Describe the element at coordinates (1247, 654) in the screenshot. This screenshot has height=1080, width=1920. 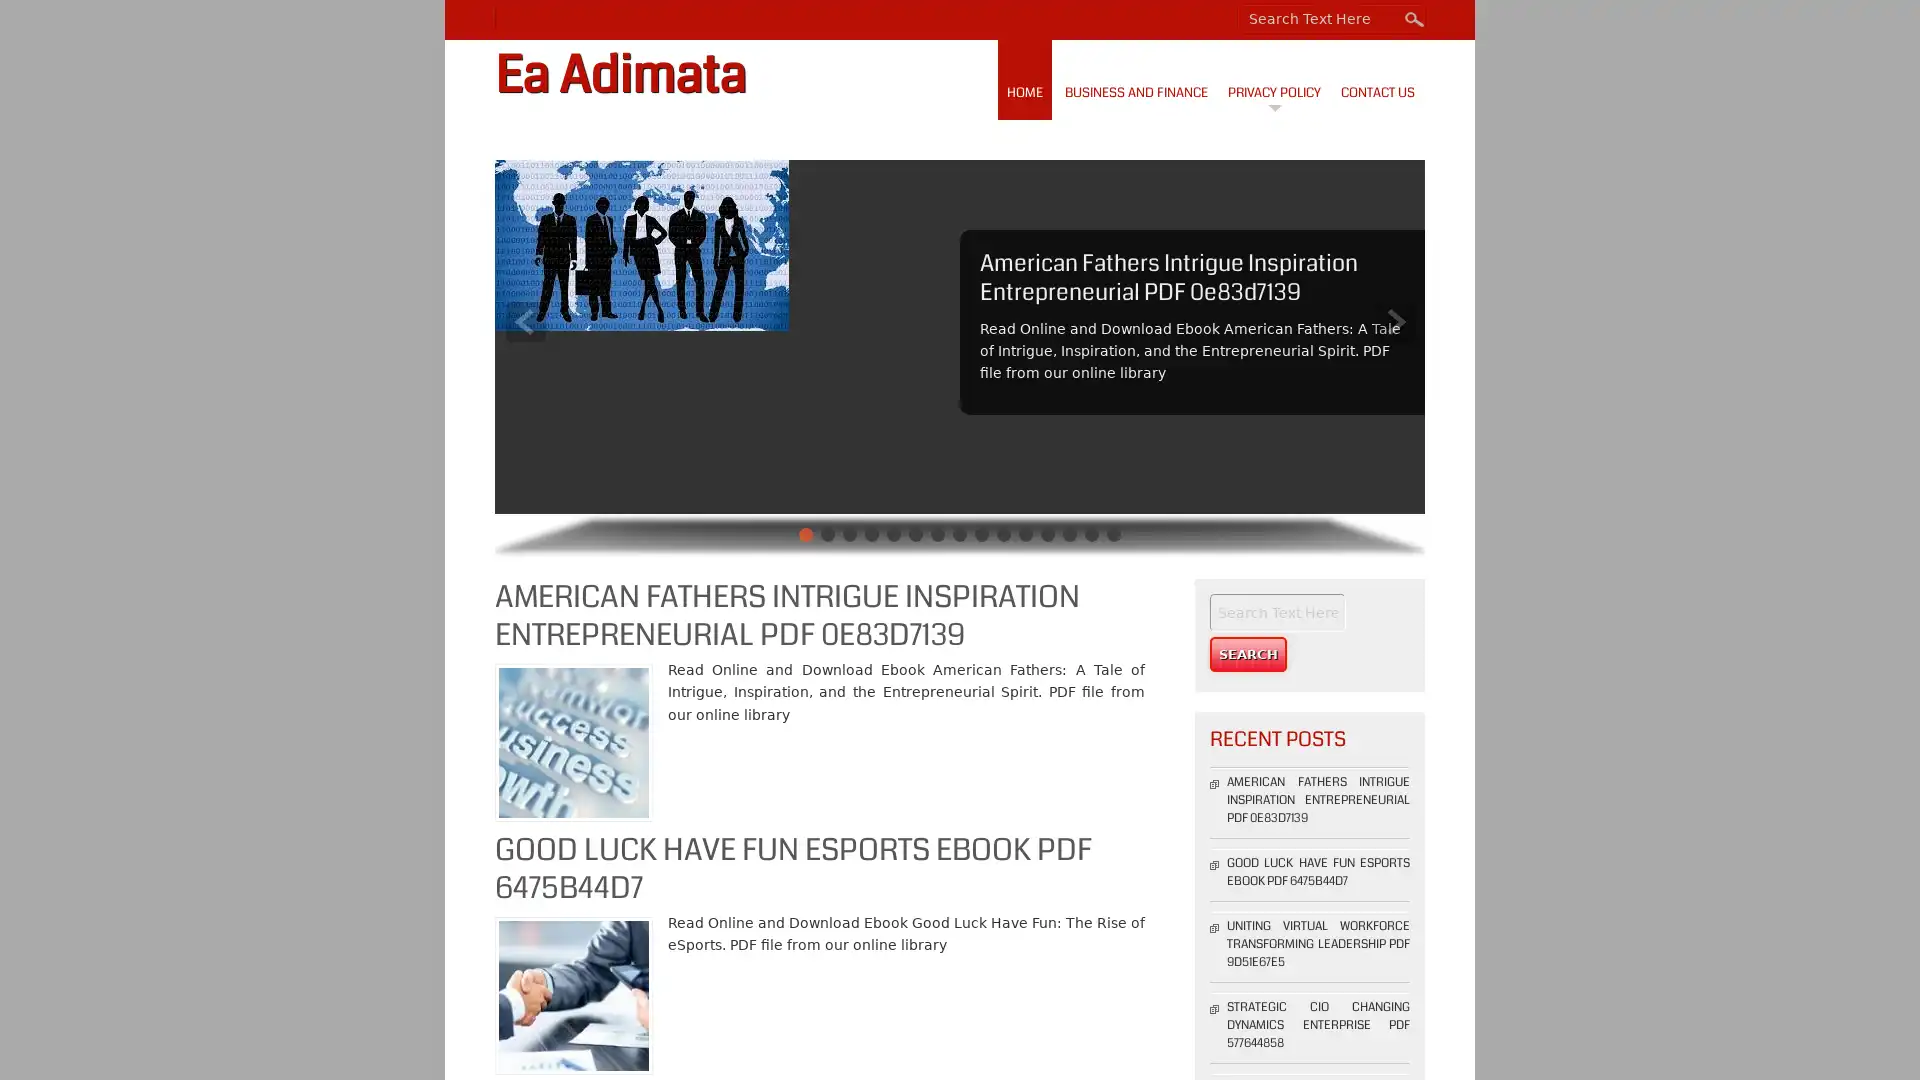
I see `Search` at that location.